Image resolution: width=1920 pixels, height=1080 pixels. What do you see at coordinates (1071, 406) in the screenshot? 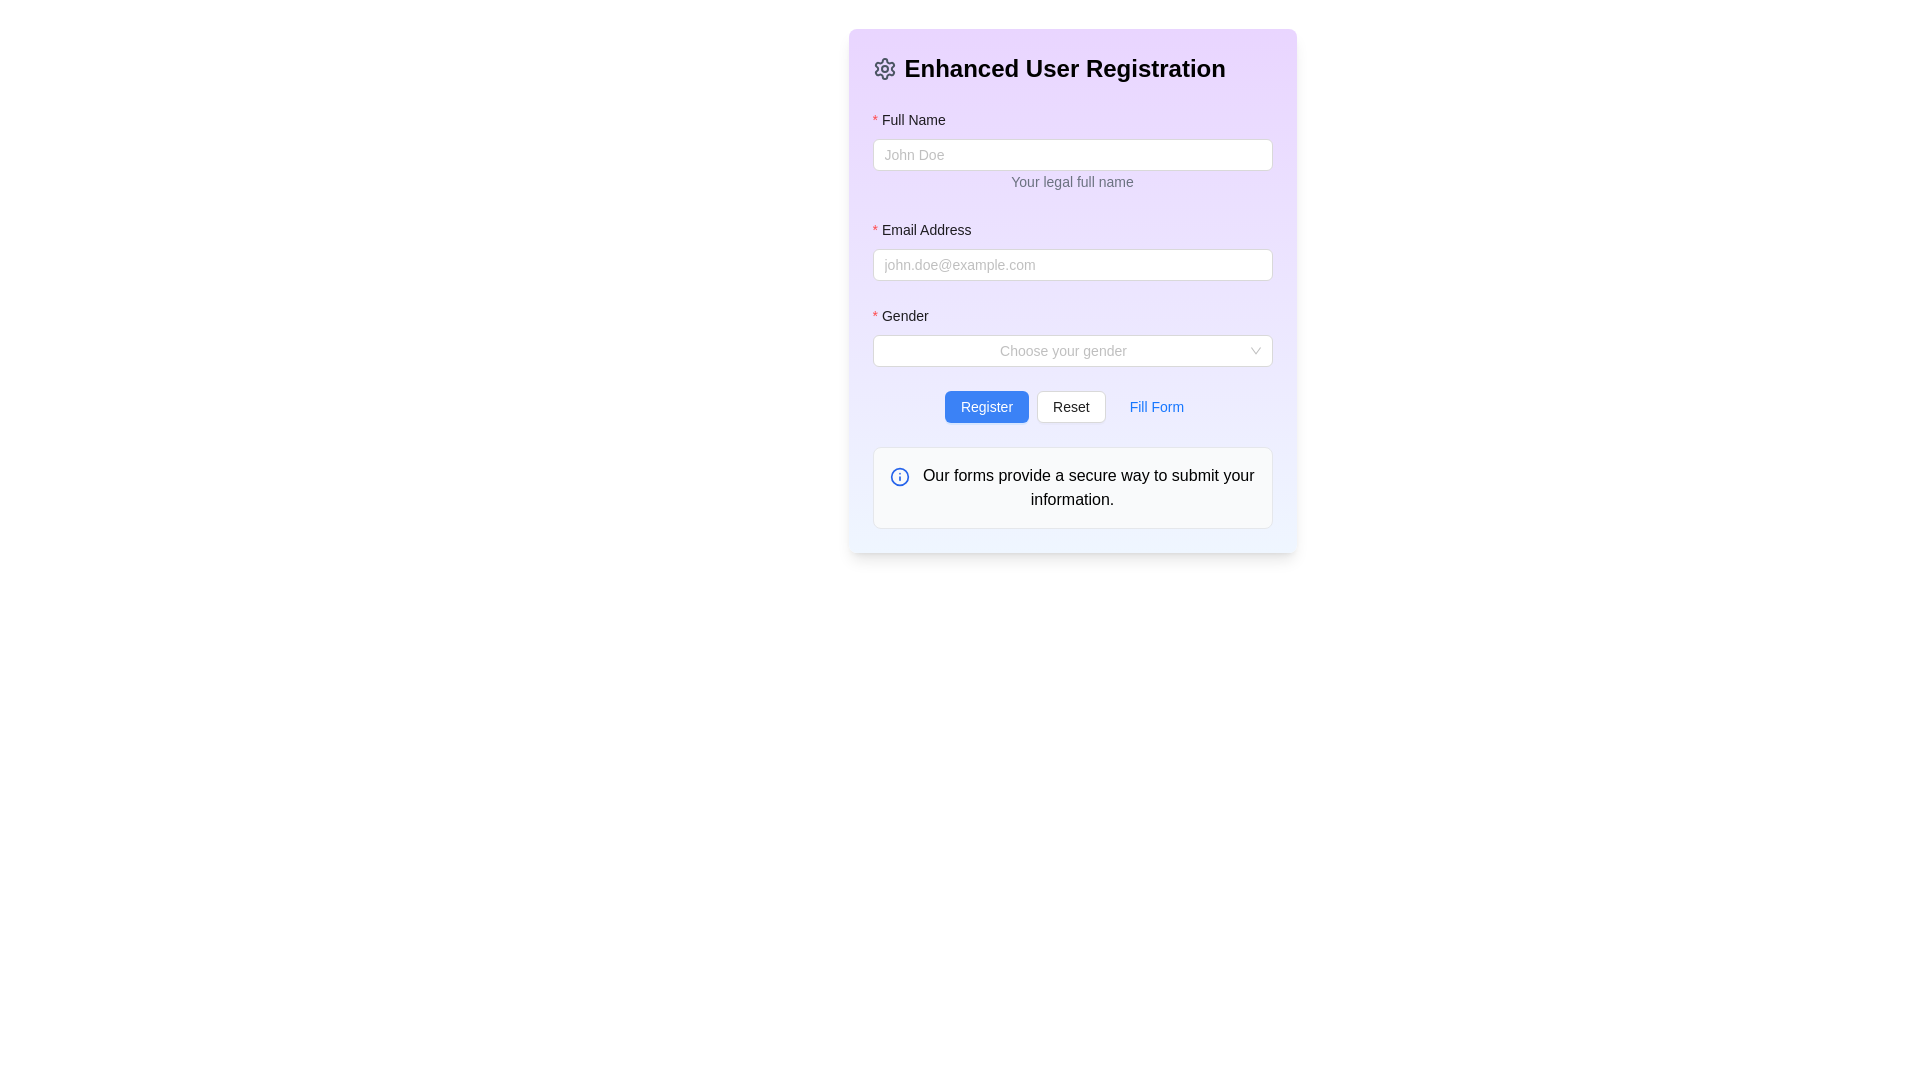
I see `the 'Reset' button, which is a button with a white background and black border, located between the 'Register' and 'Fill Form' buttons at the bottom of the registration form` at bounding box center [1071, 406].